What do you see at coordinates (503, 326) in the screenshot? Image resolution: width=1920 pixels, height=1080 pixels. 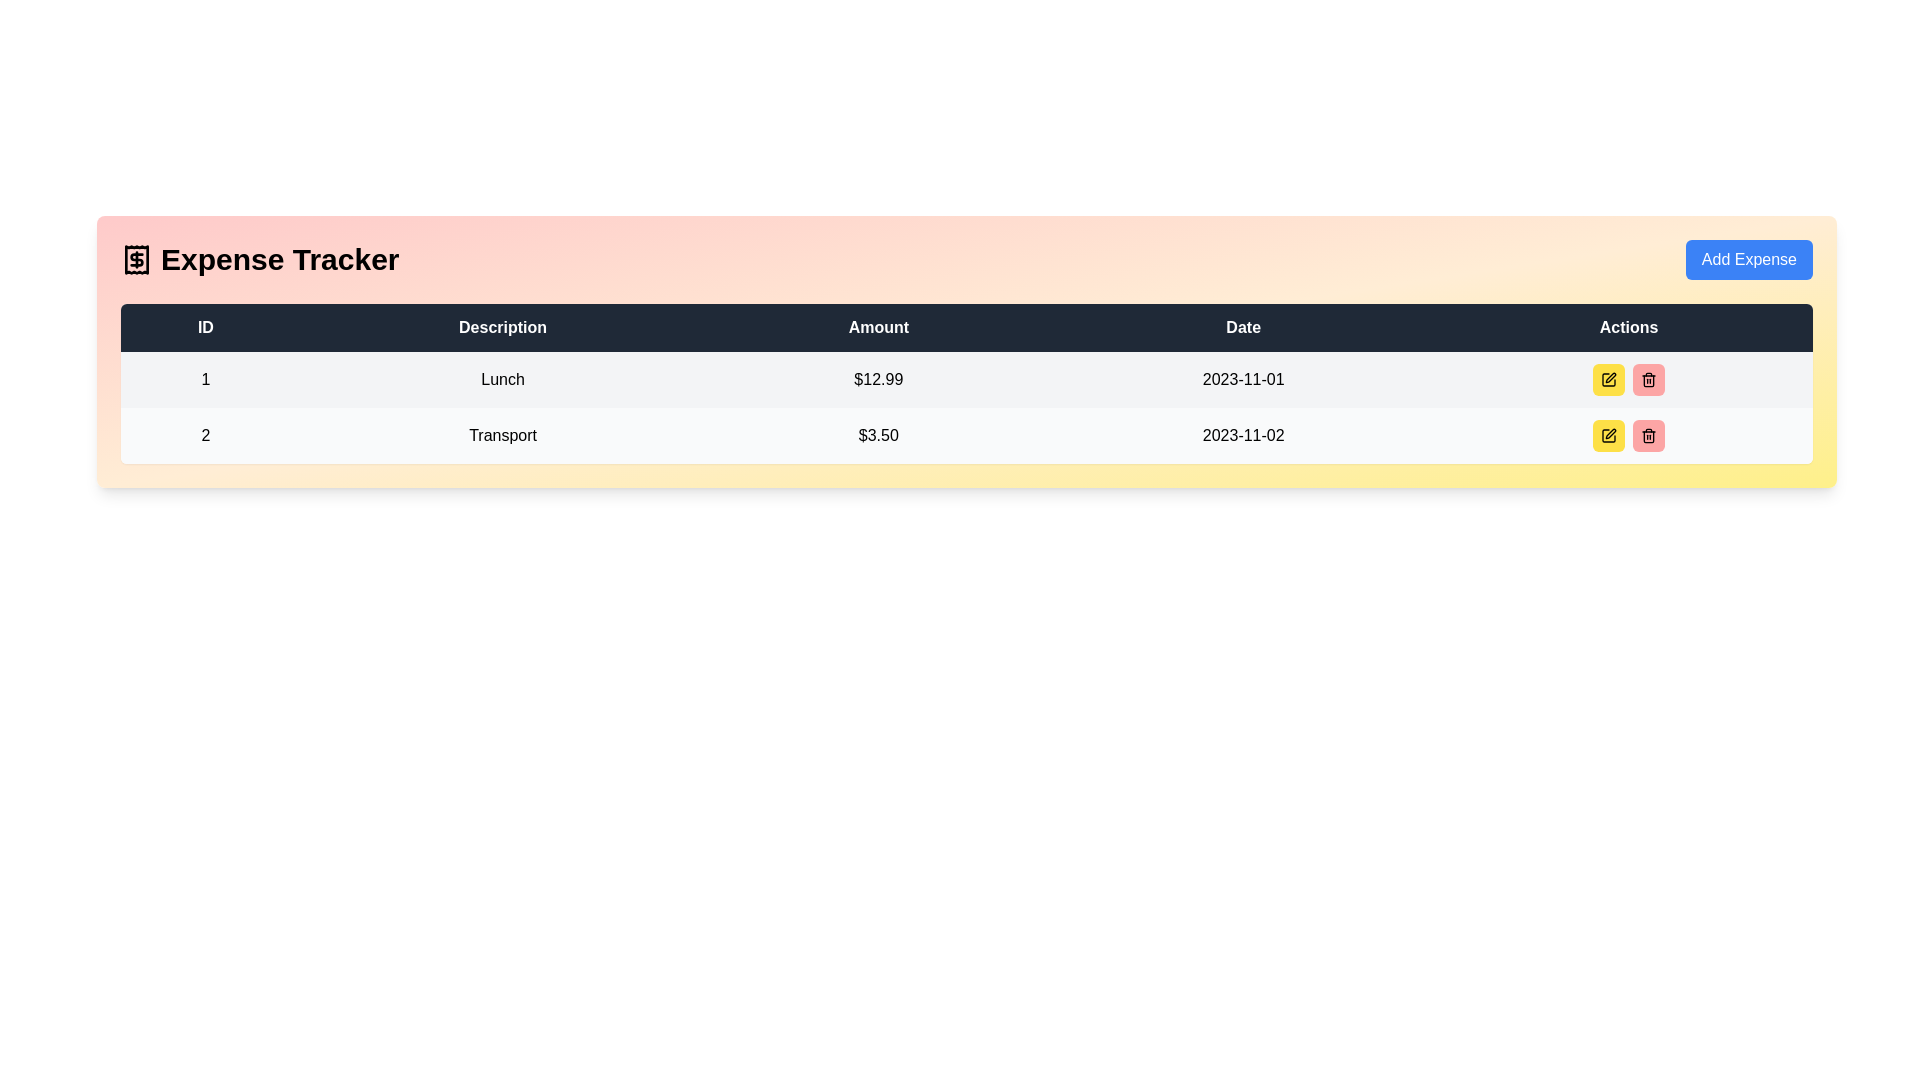 I see `the static text label that serves as the column header for 'Description' located between 'ID' and 'Amount' in the second column of the table` at bounding box center [503, 326].